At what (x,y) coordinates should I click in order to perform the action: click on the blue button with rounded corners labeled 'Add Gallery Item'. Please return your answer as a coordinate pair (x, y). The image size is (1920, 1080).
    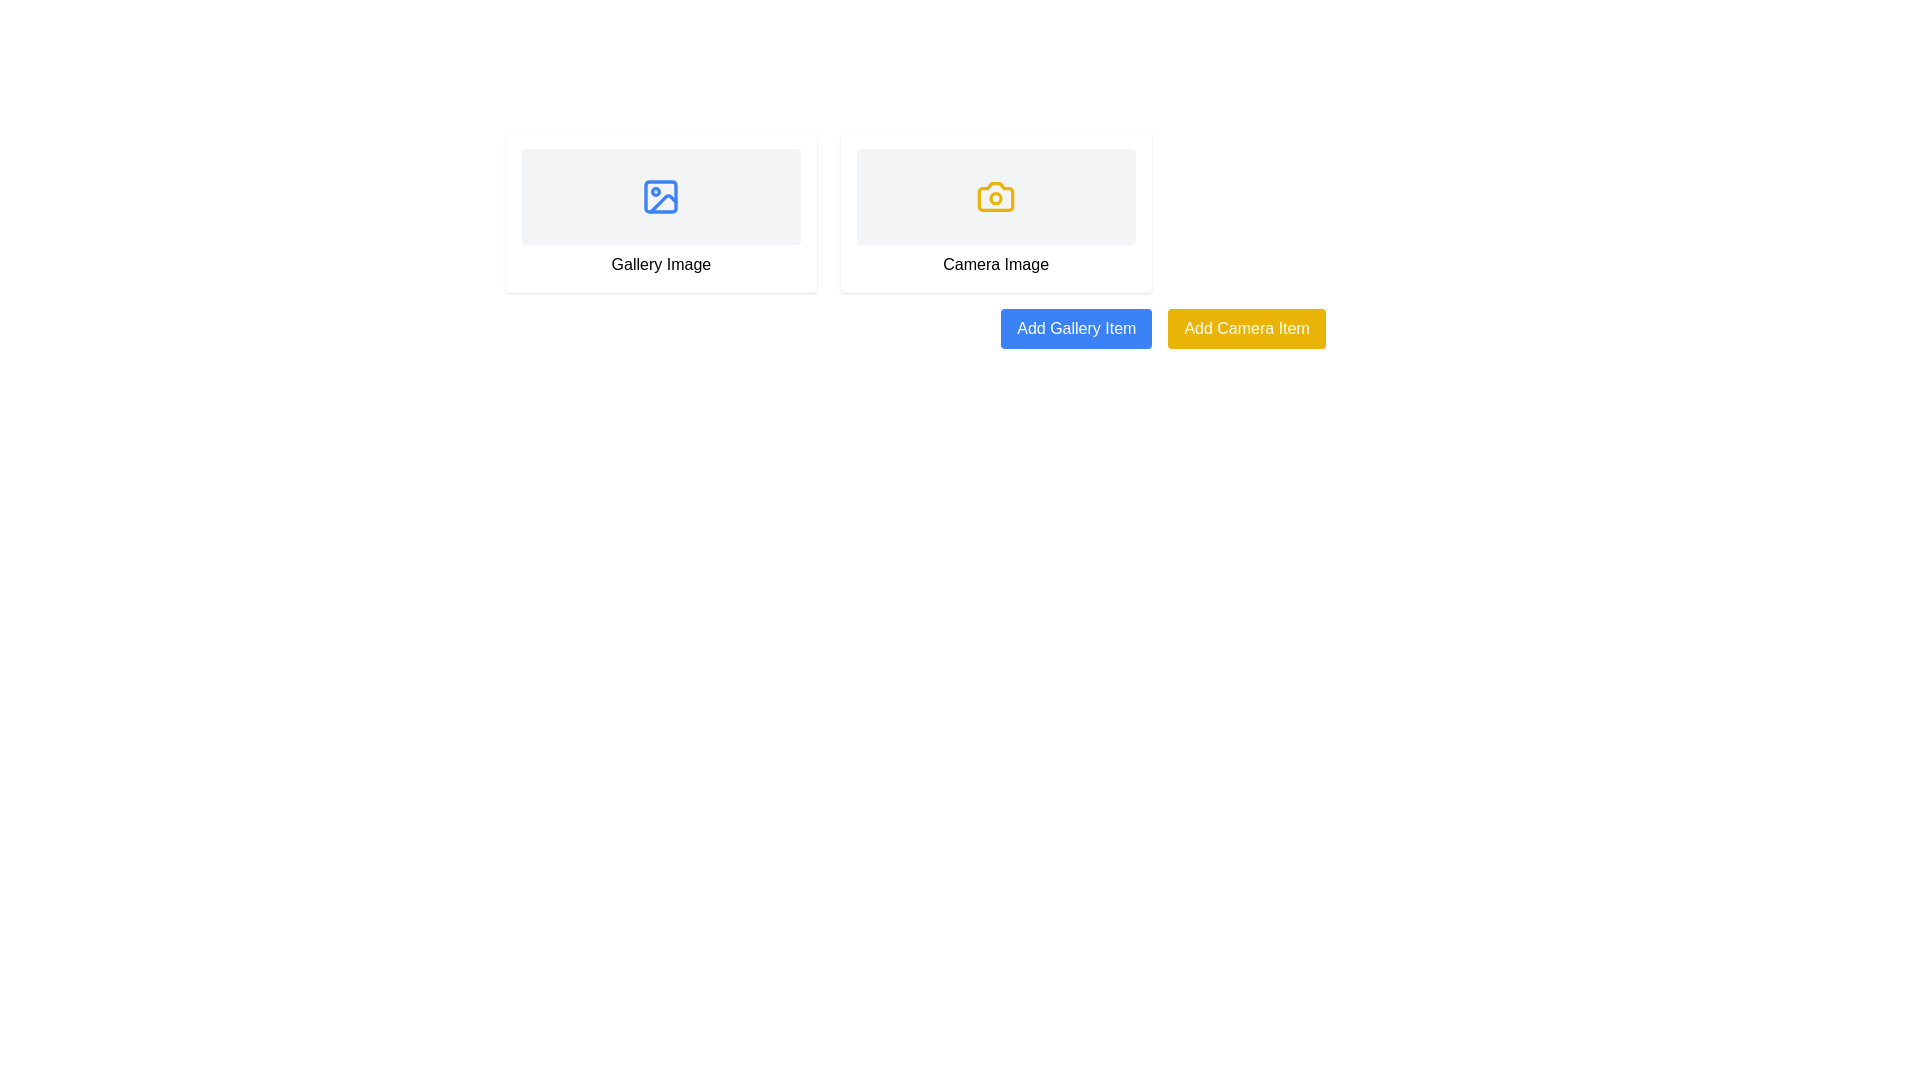
    Looking at the image, I should click on (1075, 327).